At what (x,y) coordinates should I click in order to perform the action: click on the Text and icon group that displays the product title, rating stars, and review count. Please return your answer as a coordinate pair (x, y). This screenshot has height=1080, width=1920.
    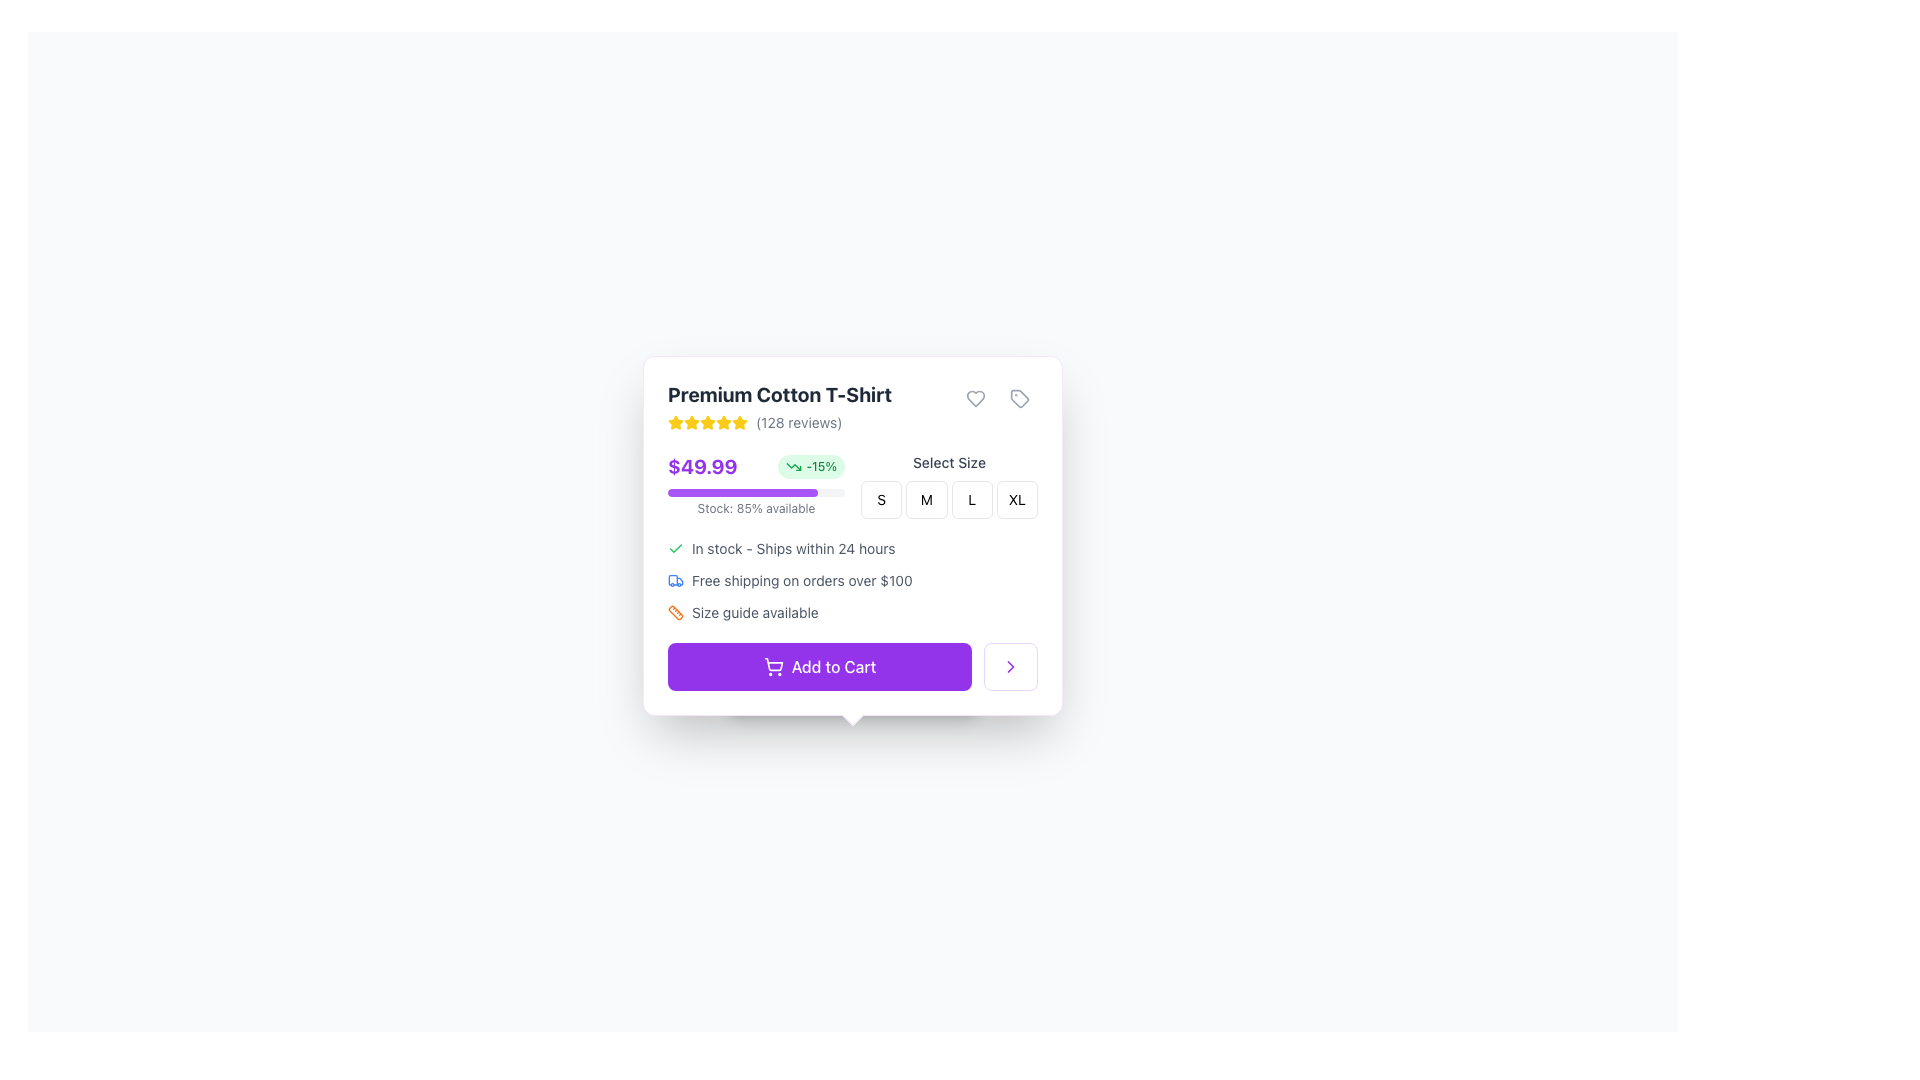
    Looking at the image, I should click on (778, 406).